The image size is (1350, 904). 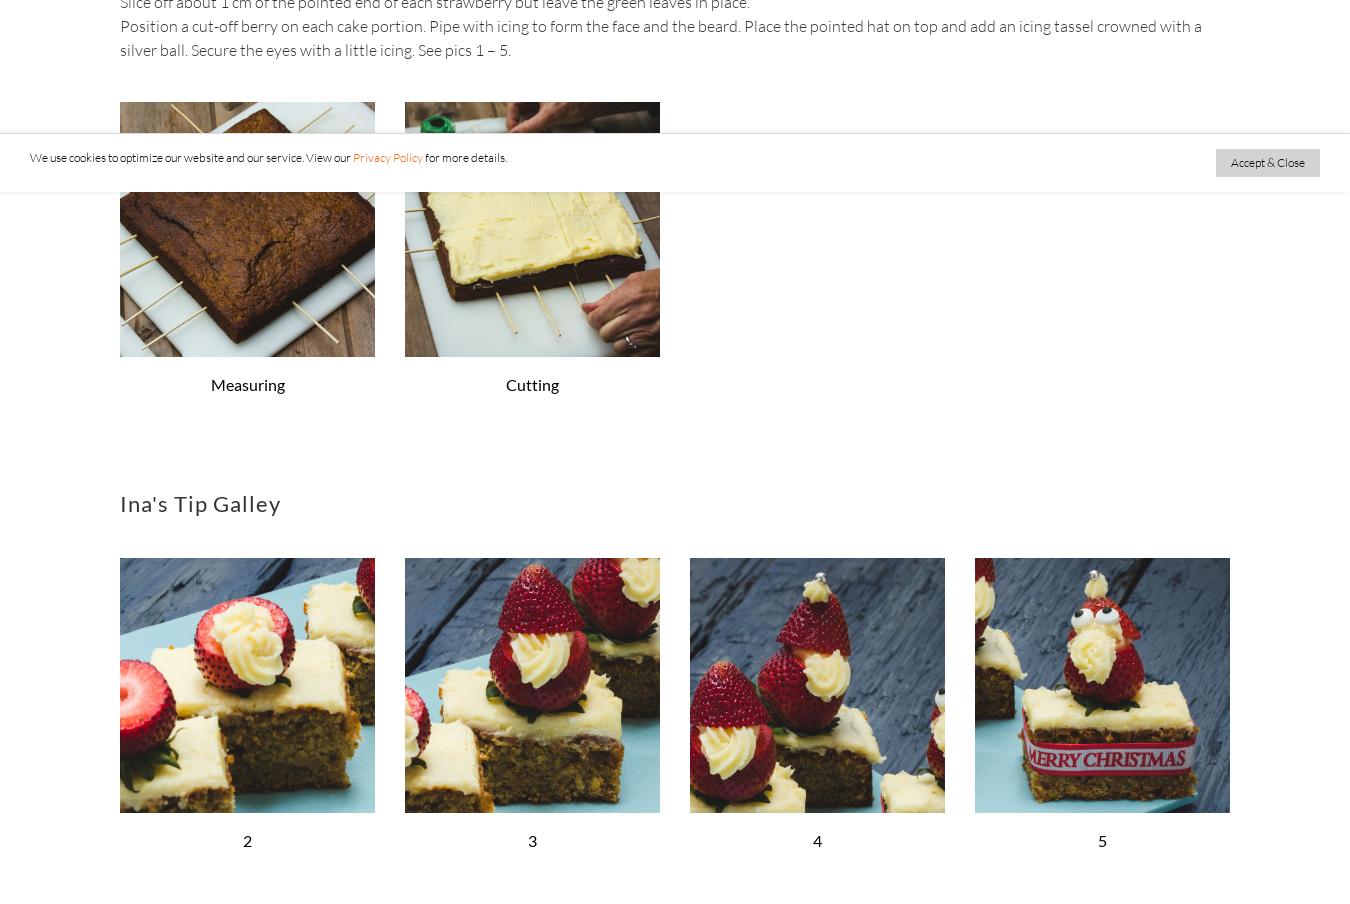 I want to click on 'Ina's Tip Galley', so click(x=200, y=501).